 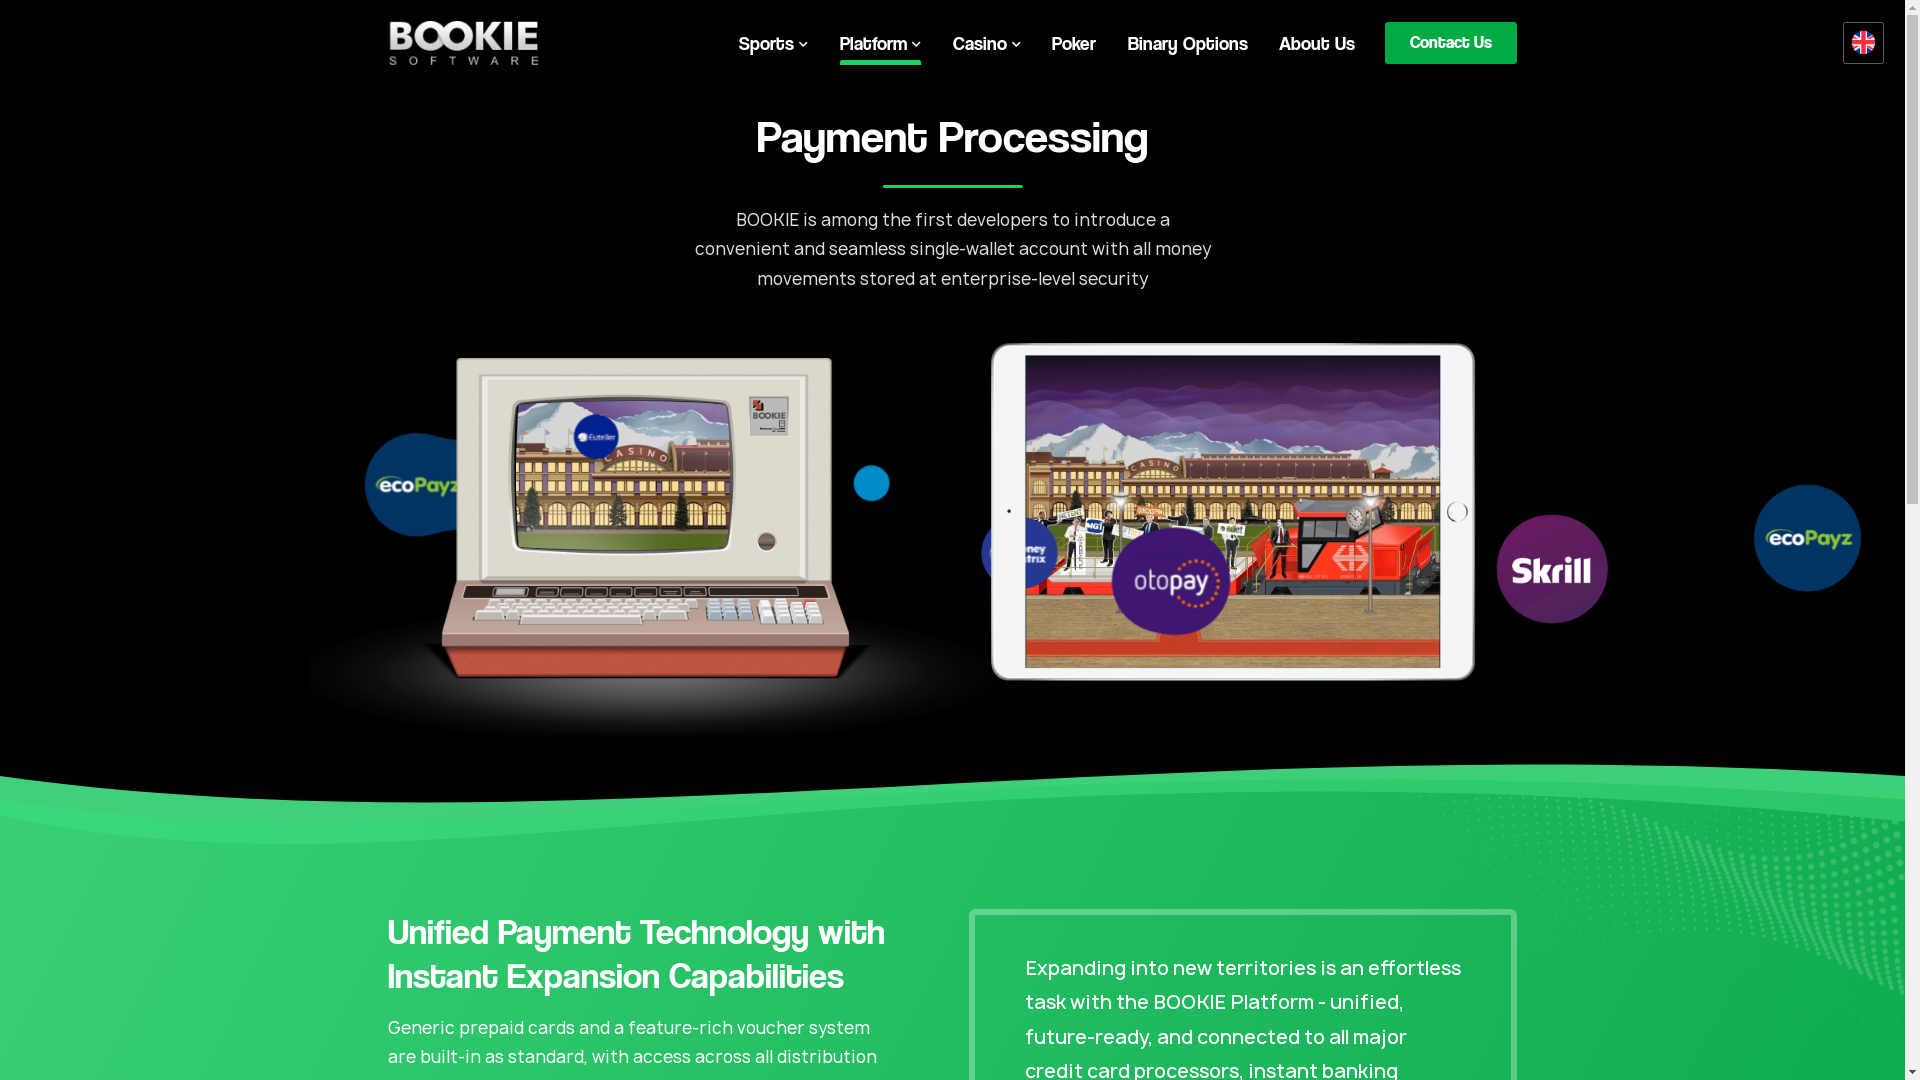 I want to click on 'Casino', so click(x=896, y=38).